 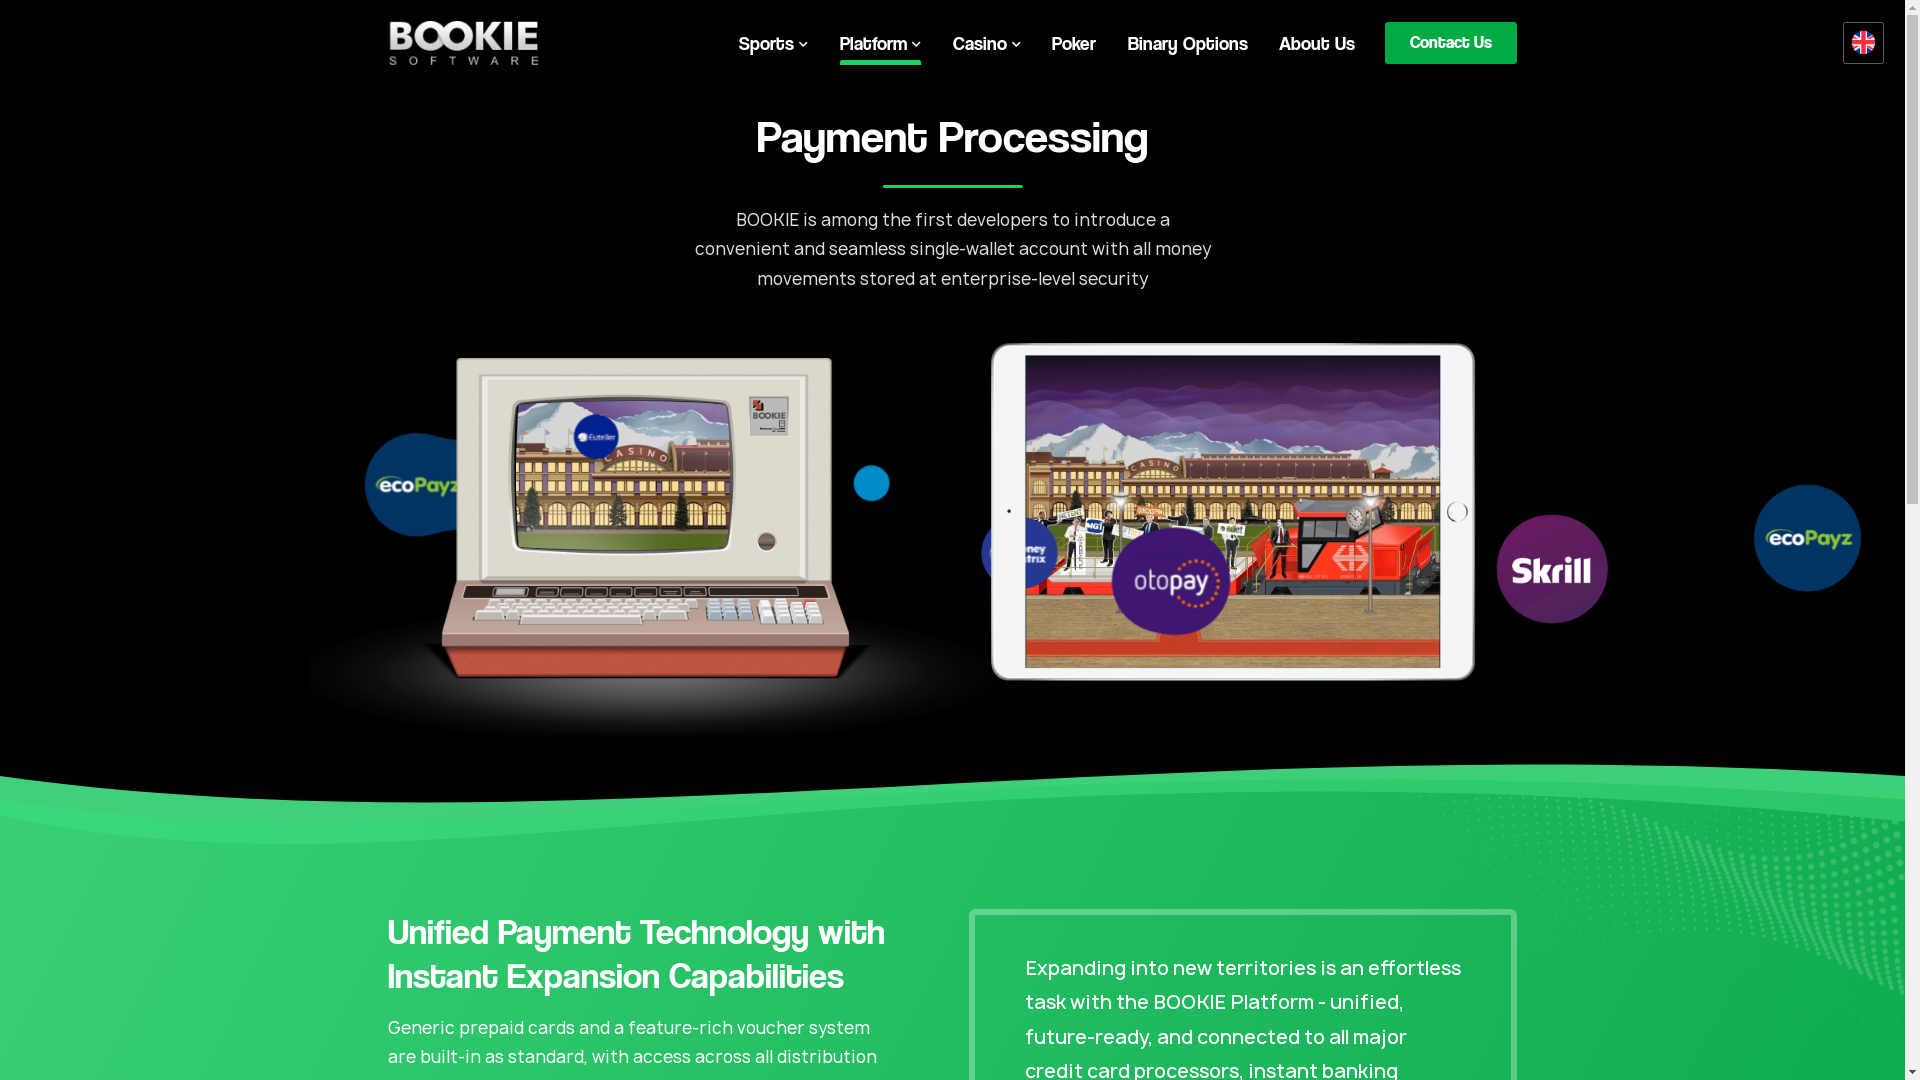 I want to click on 'Casino', so click(x=896, y=38).